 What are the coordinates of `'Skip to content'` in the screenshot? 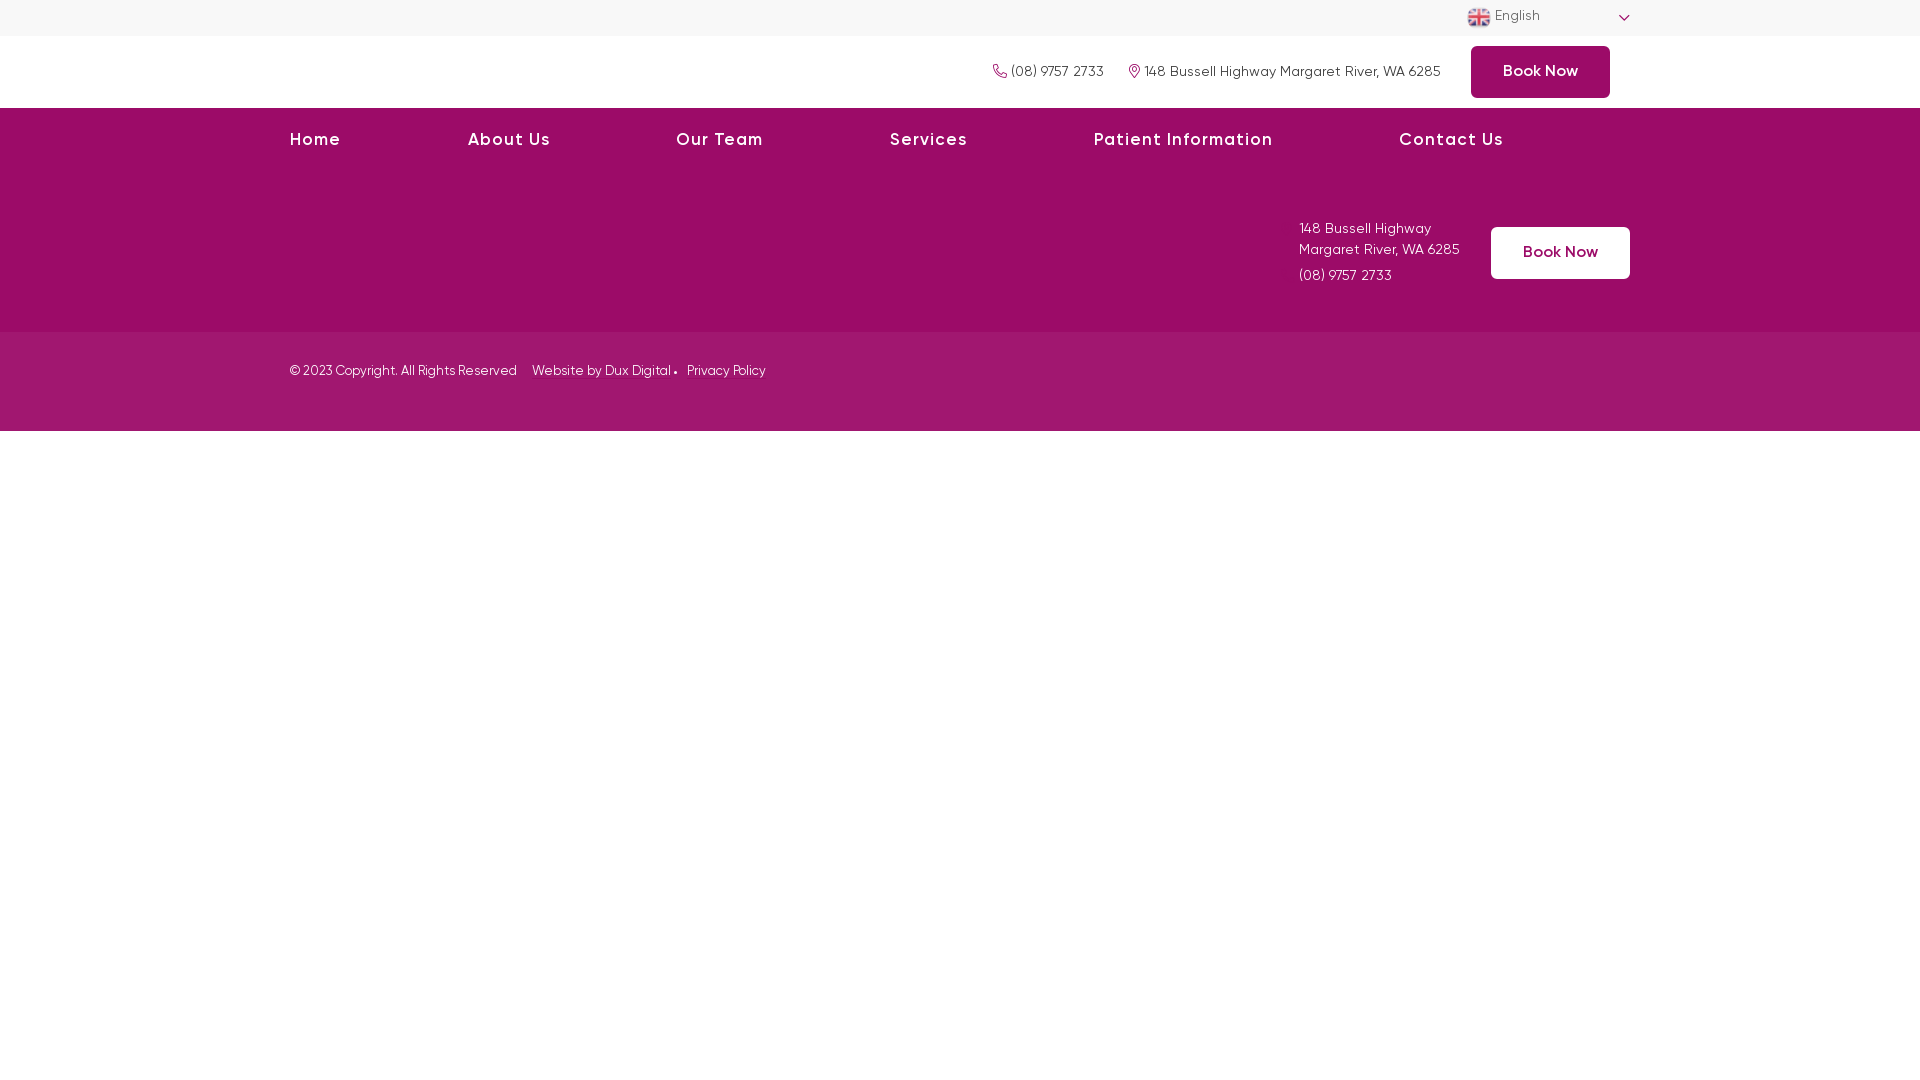 It's located at (0, 0).